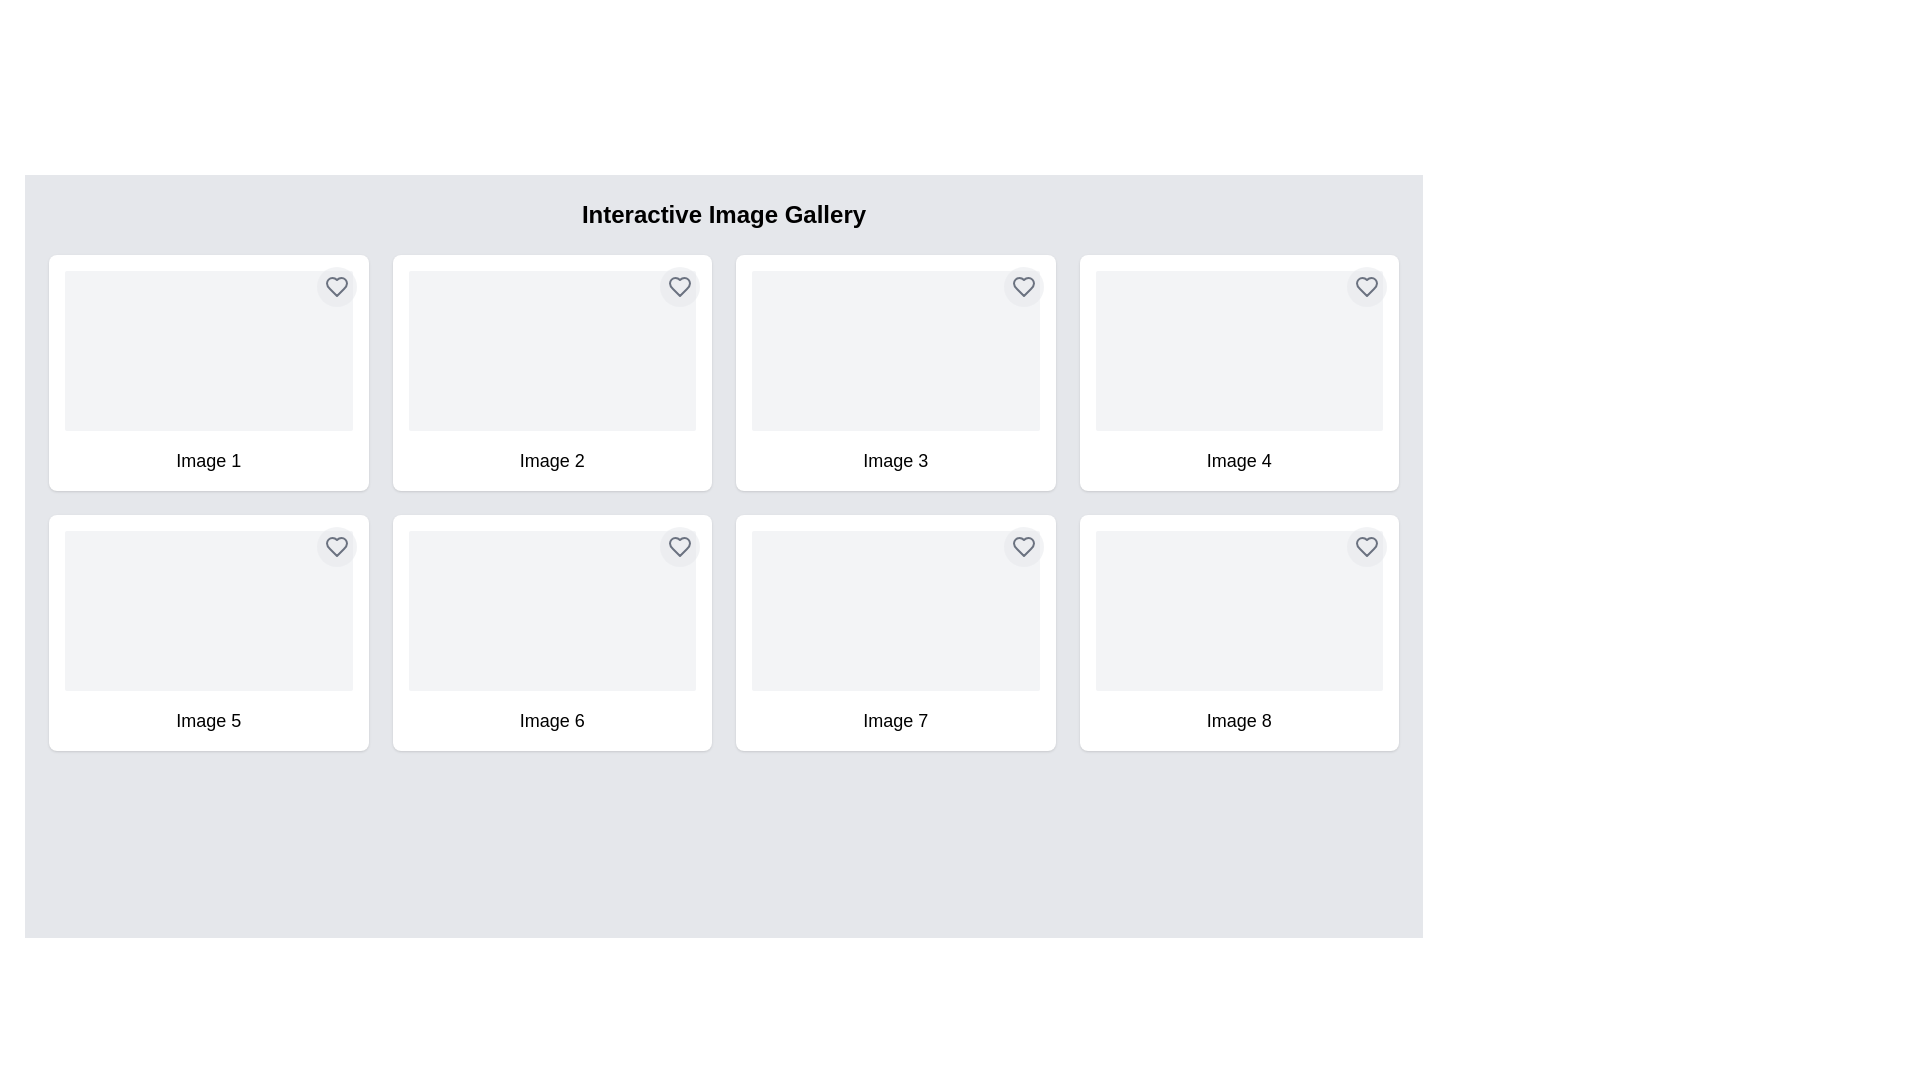 The image size is (1920, 1080). What do you see at coordinates (1238, 721) in the screenshot?
I see `the text label displaying 'Image 8', which is located at the bottom center of the eighth tile in the 'Interactive Image Gallery'` at bounding box center [1238, 721].